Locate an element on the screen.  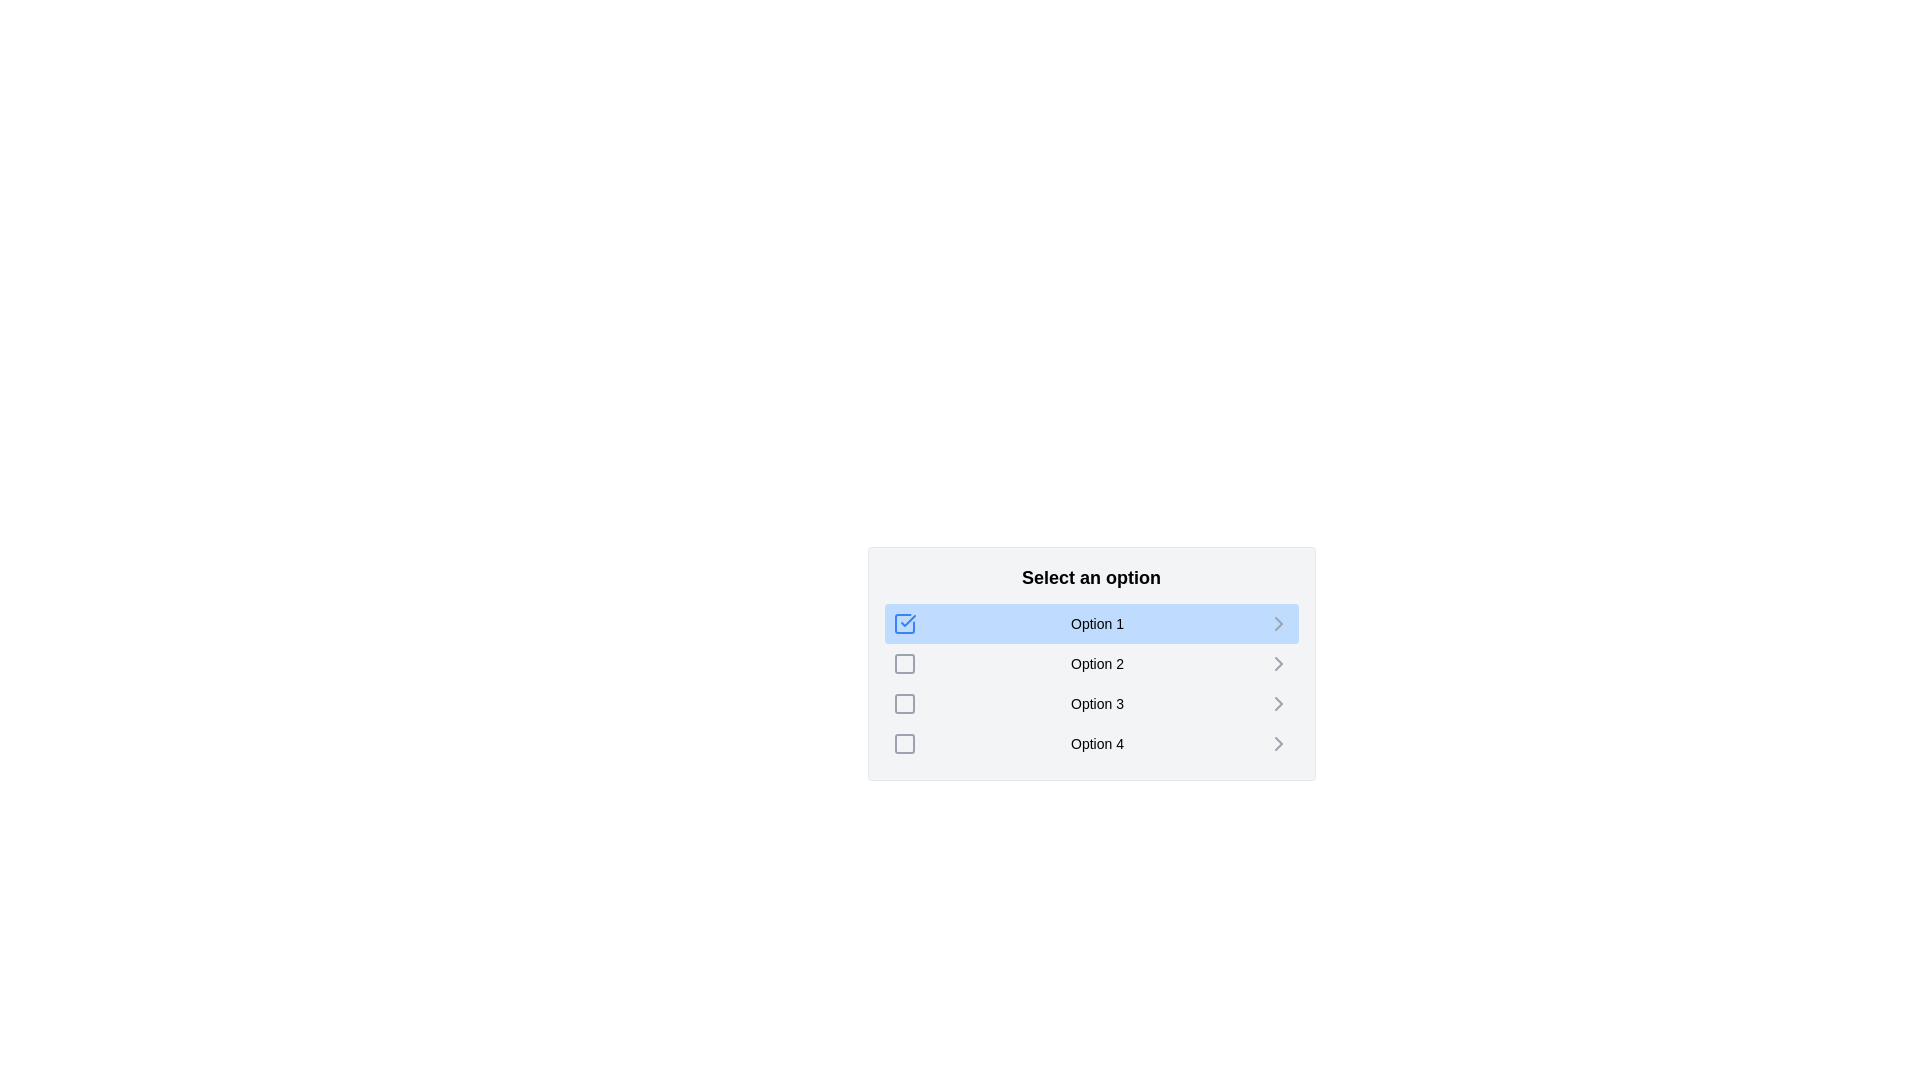
the checkbox located next to the text 'Option 3' in the vertical list is located at coordinates (903, 703).